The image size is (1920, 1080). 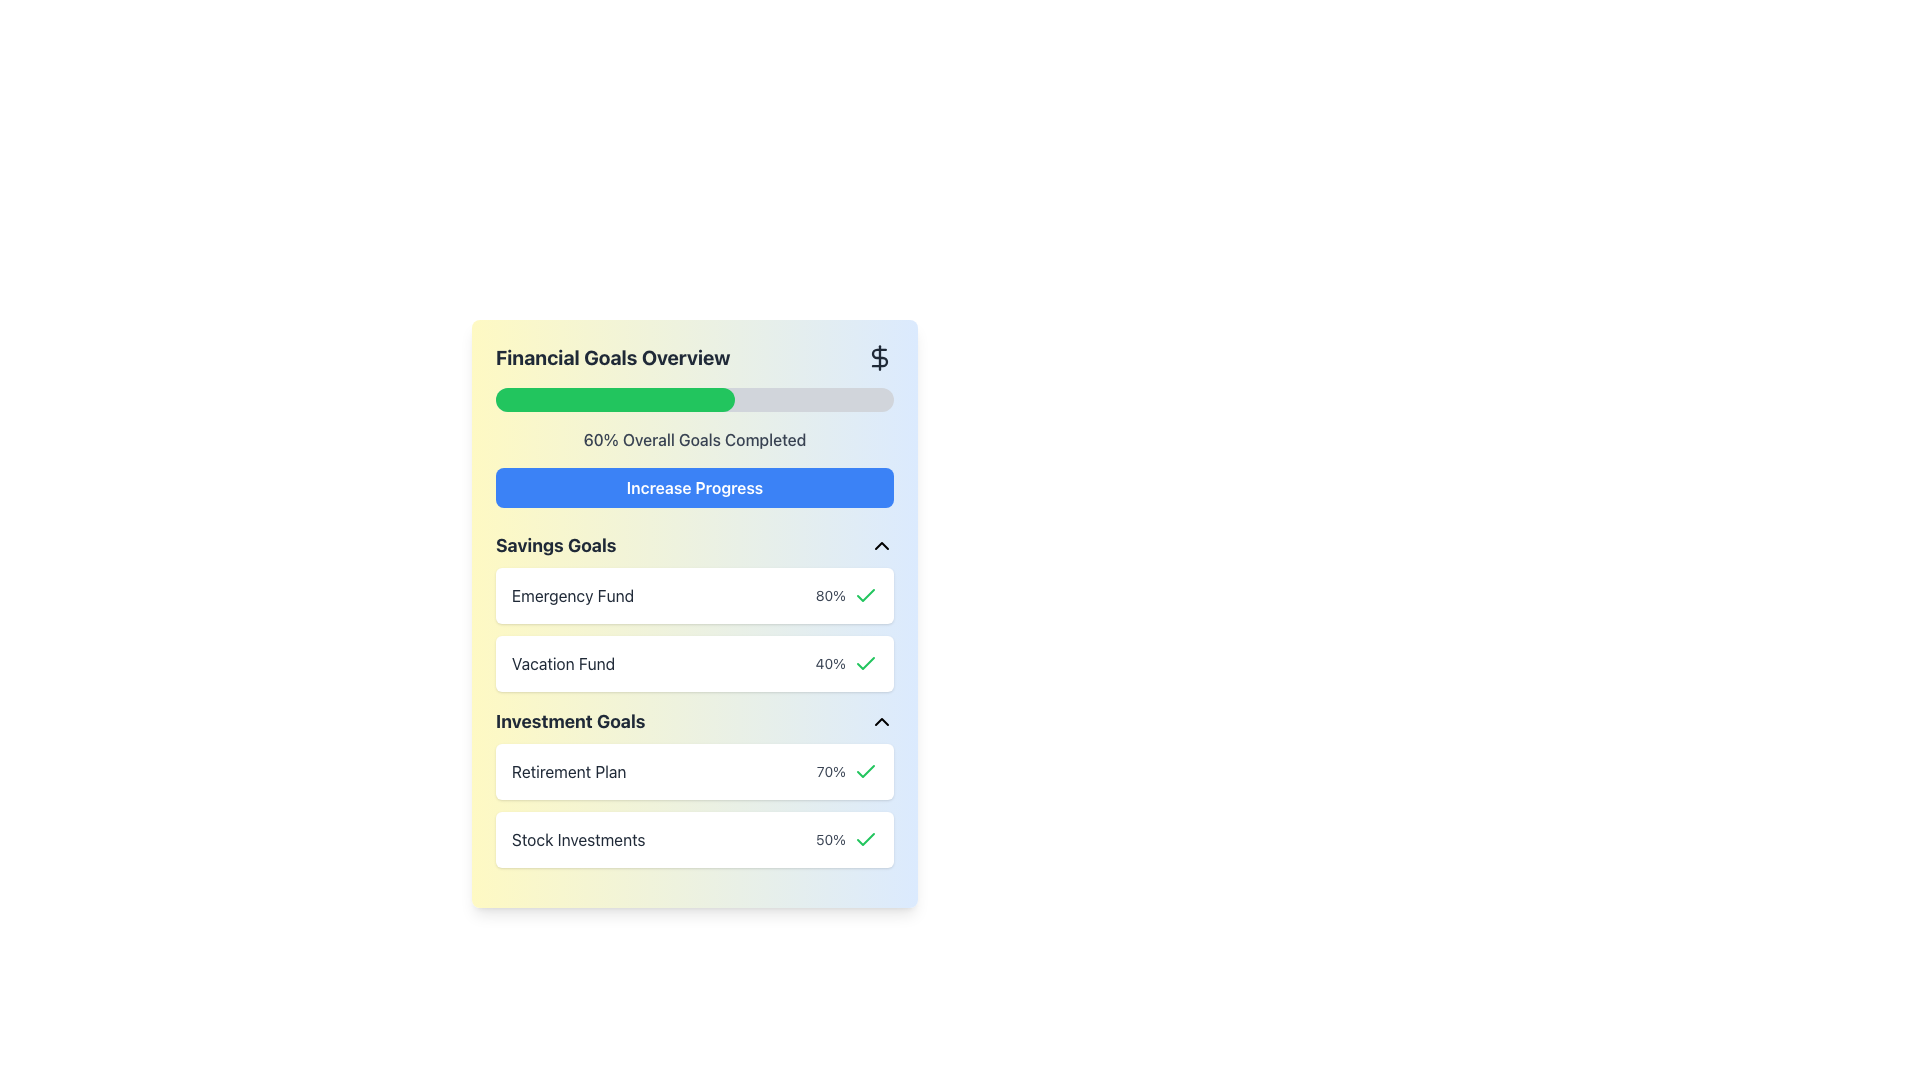 I want to click on the toggle button located to the right of the 'Investment Goals' header, so click(x=881, y=721).